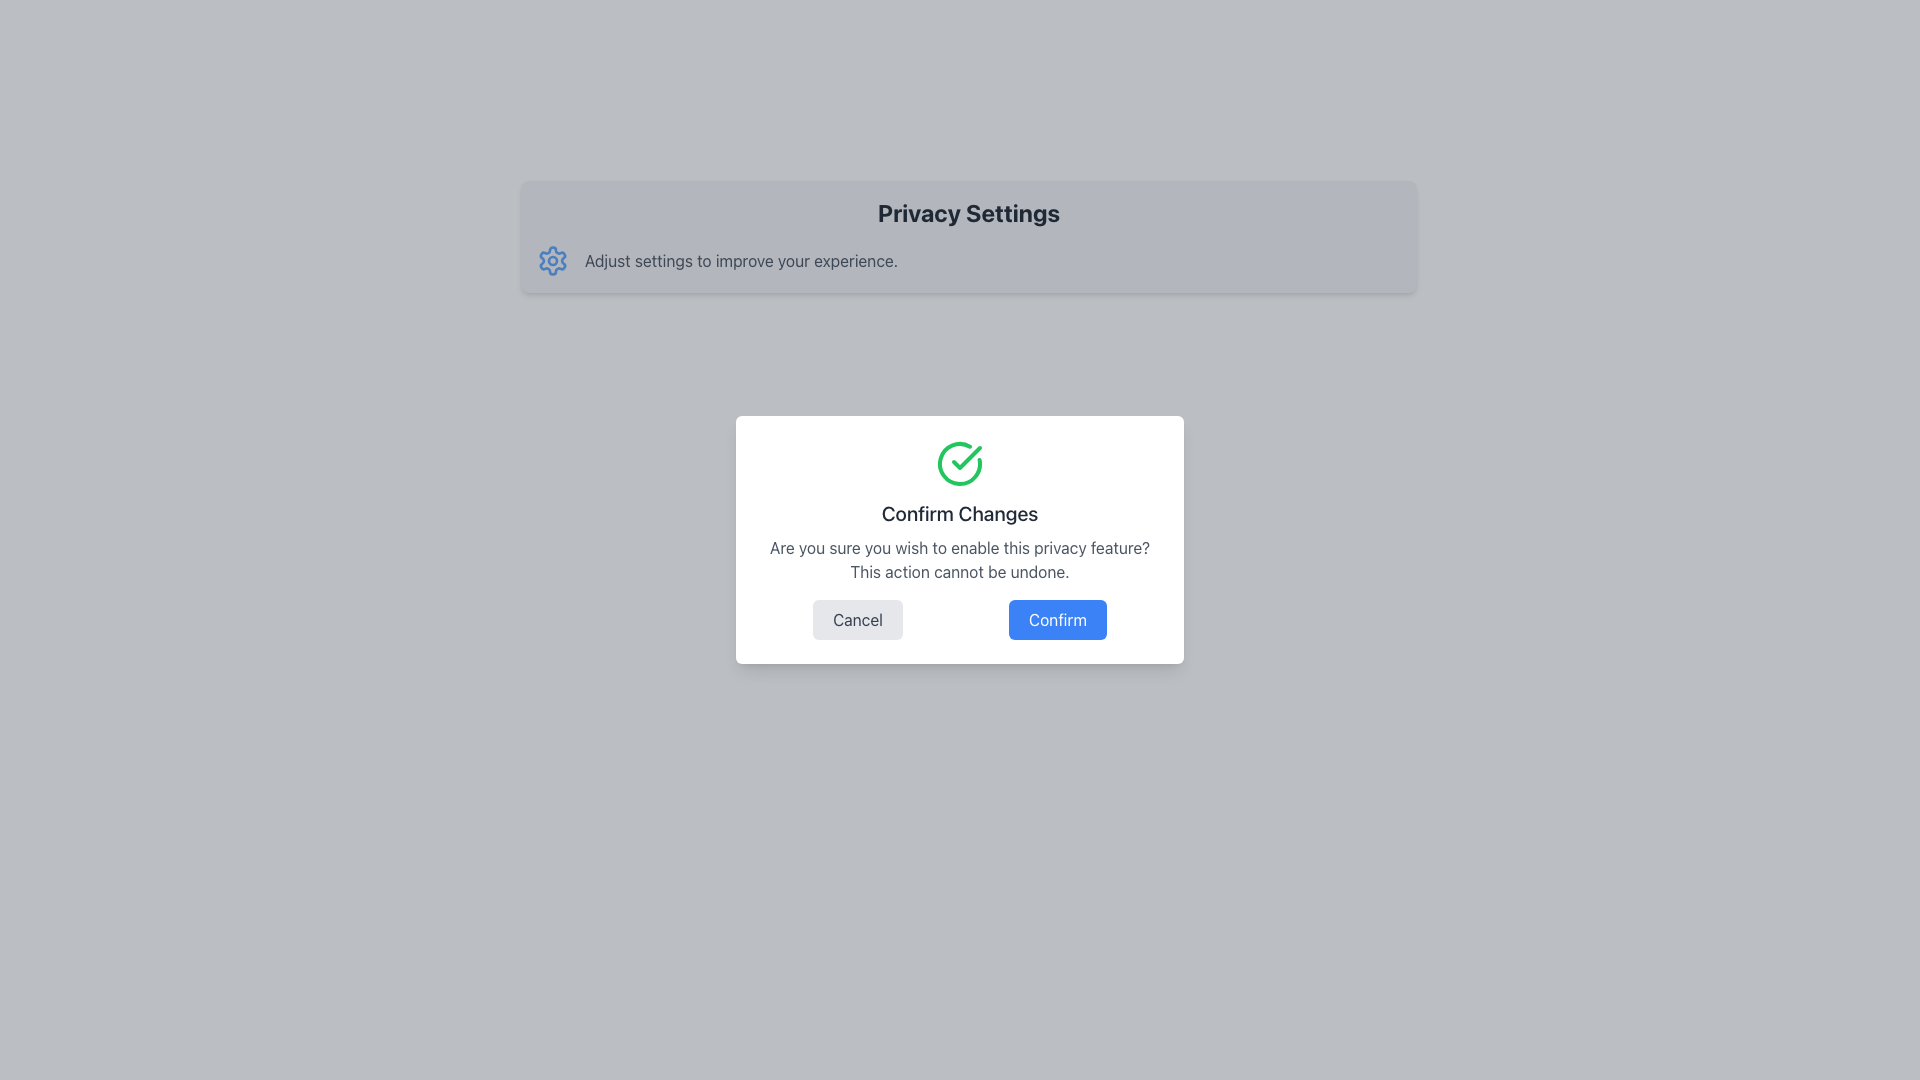 This screenshot has width=1920, height=1080. What do you see at coordinates (960, 559) in the screenshot?
I see `the warning message text element located in the modal dialog box below 'Confirm Changes'` at bounding box center [960, 559].